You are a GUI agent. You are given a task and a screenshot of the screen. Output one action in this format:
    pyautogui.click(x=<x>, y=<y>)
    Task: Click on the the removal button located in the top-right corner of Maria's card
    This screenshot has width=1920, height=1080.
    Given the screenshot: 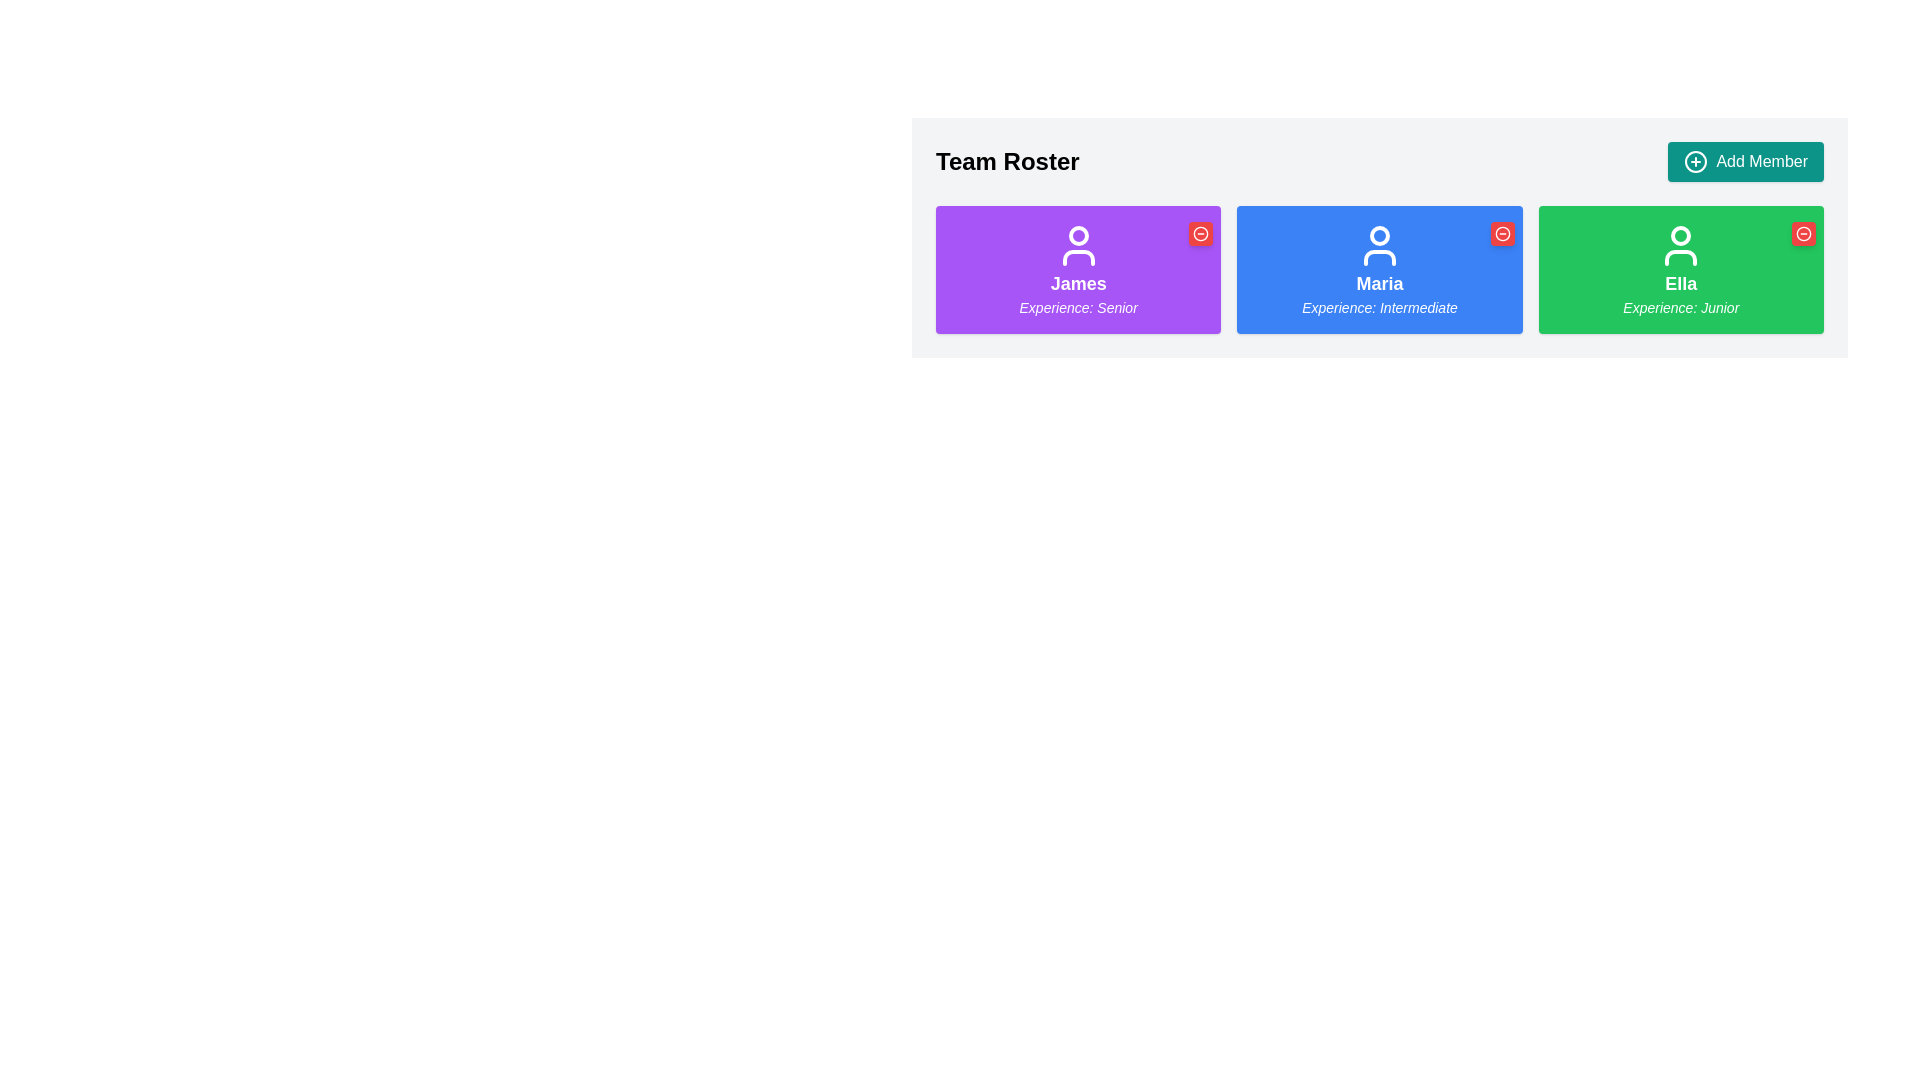 What is the action you would take?
    pyautogui.click(x=1502, y=233)
    